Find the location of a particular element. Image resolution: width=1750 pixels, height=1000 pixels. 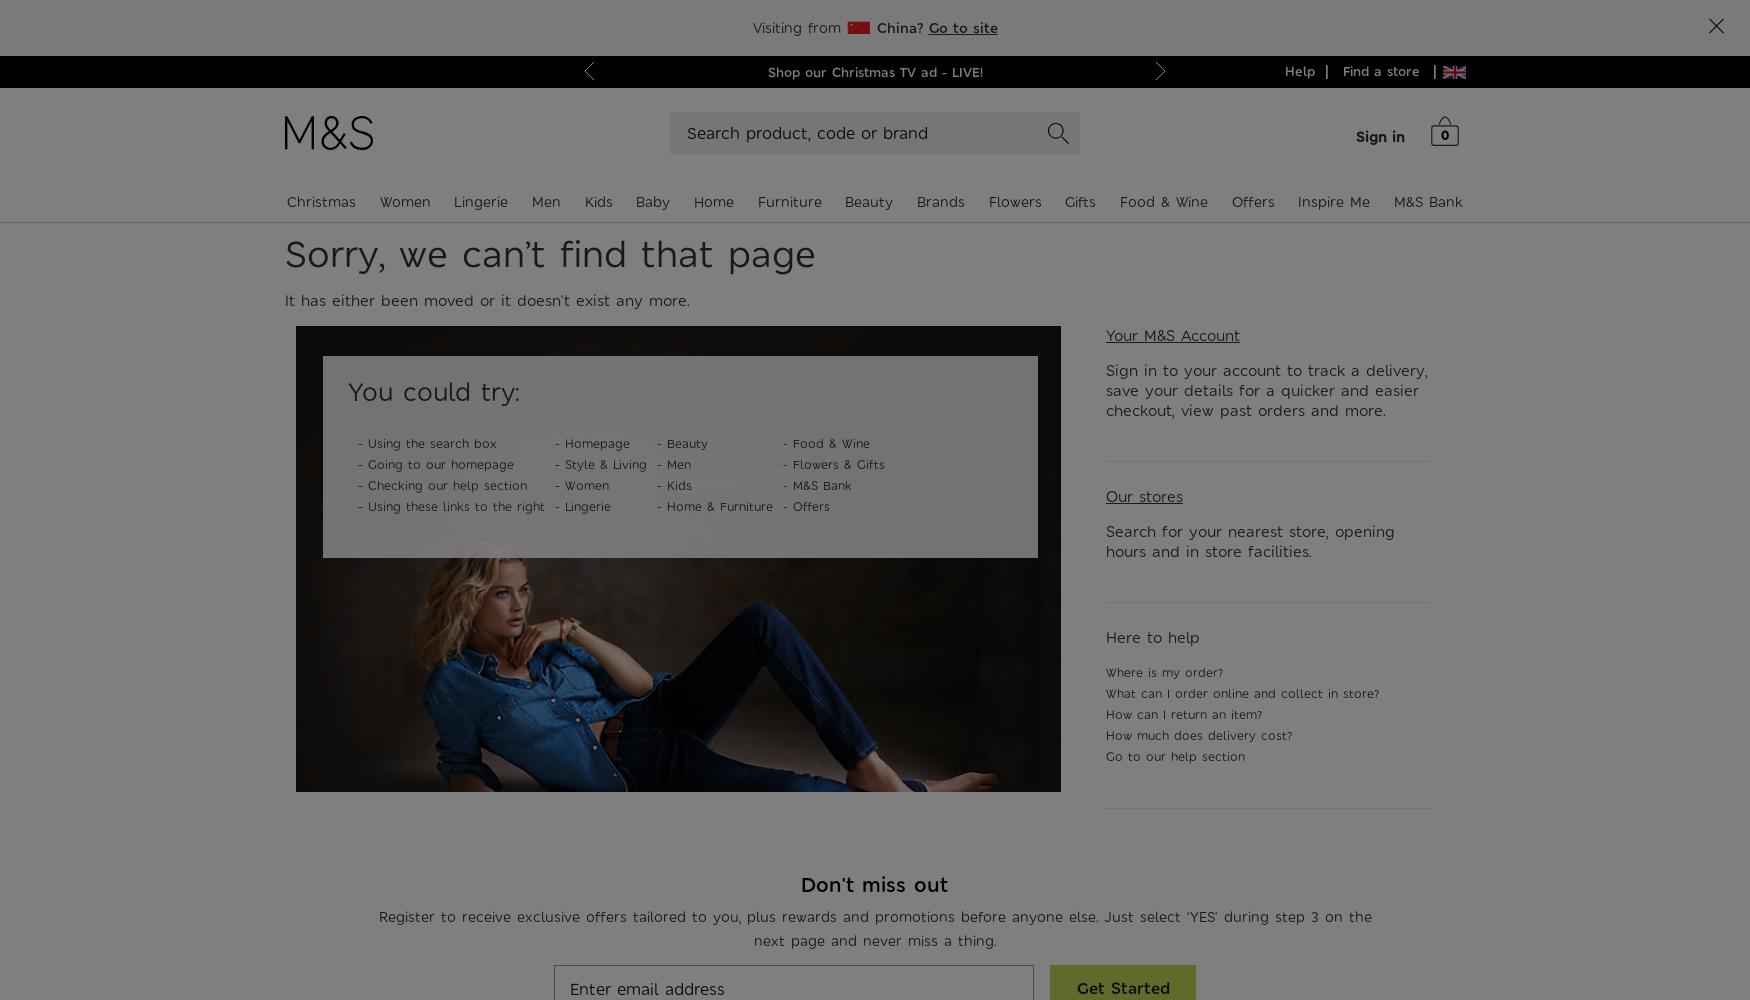

'Help' is located at coordinates (1299, 70).